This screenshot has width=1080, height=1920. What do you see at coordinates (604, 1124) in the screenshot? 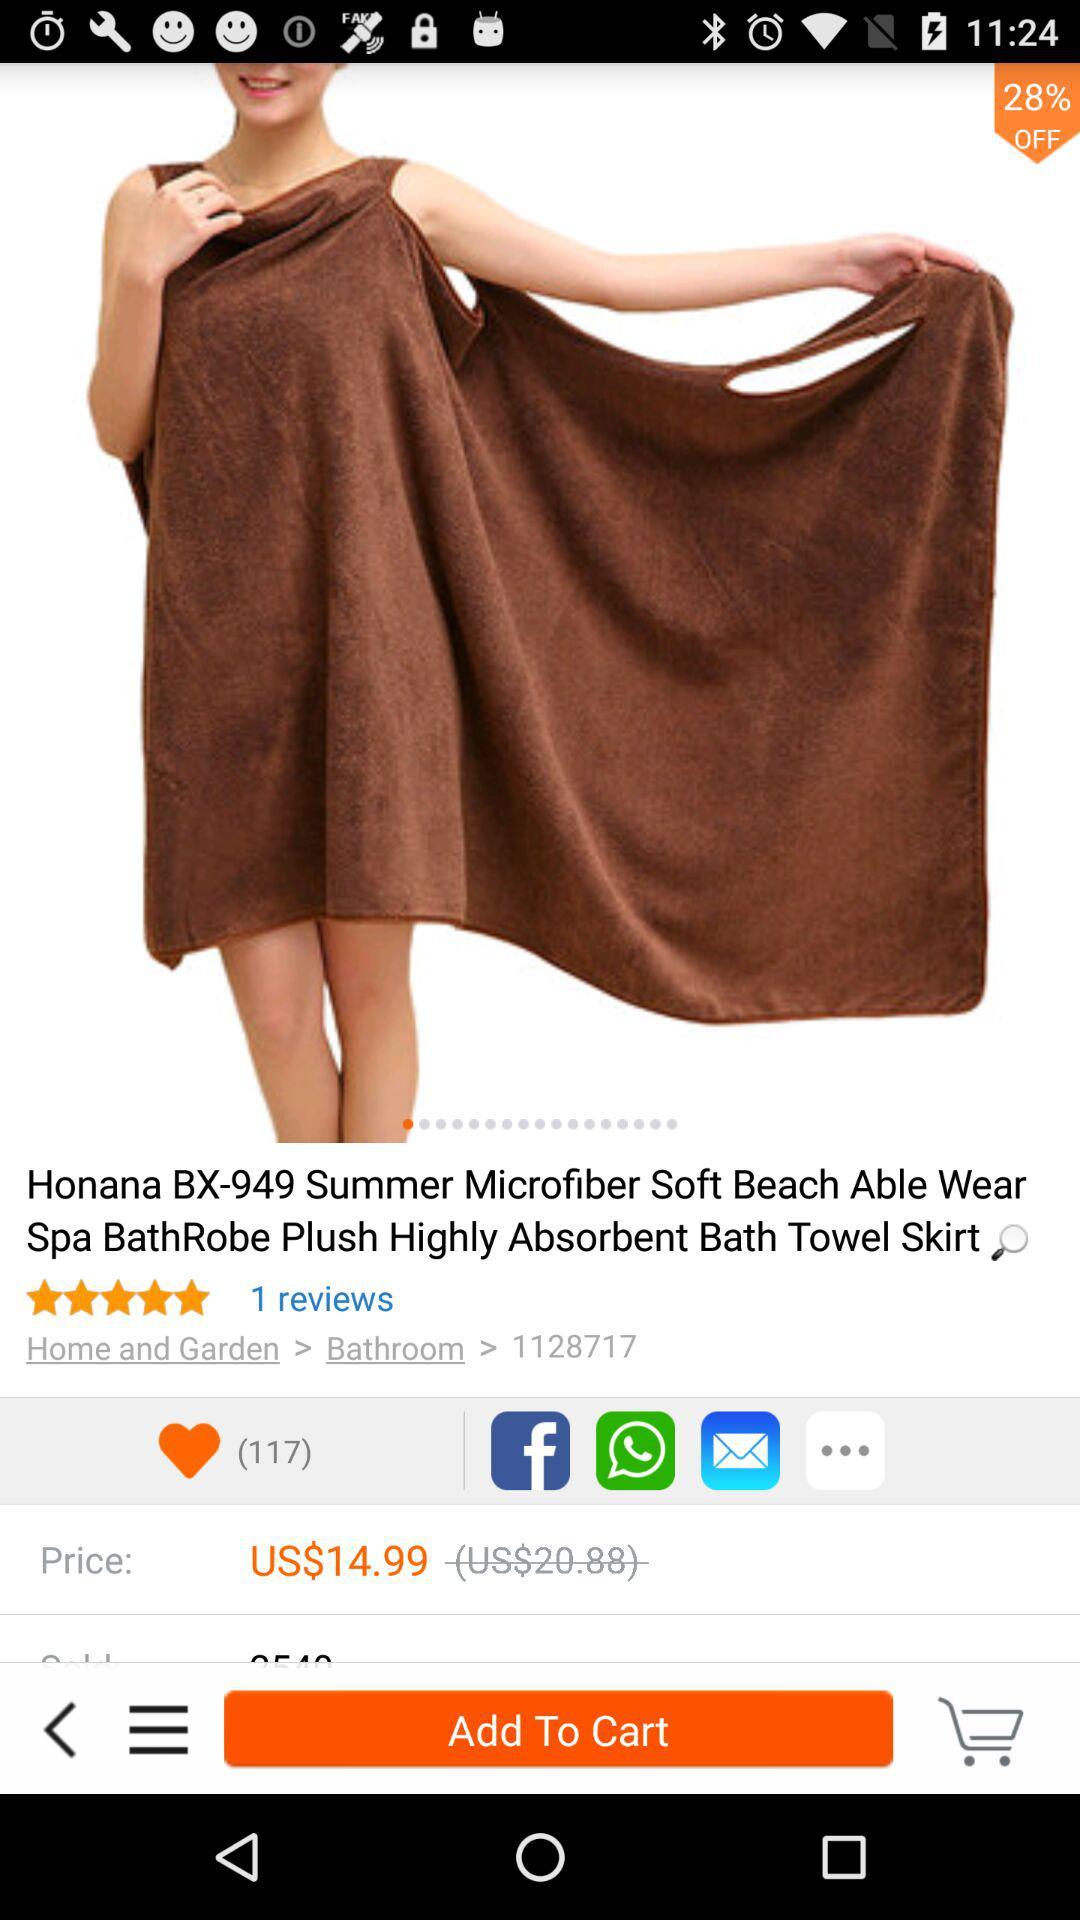
I see `a different picture` at bounding box center [604, 1124].